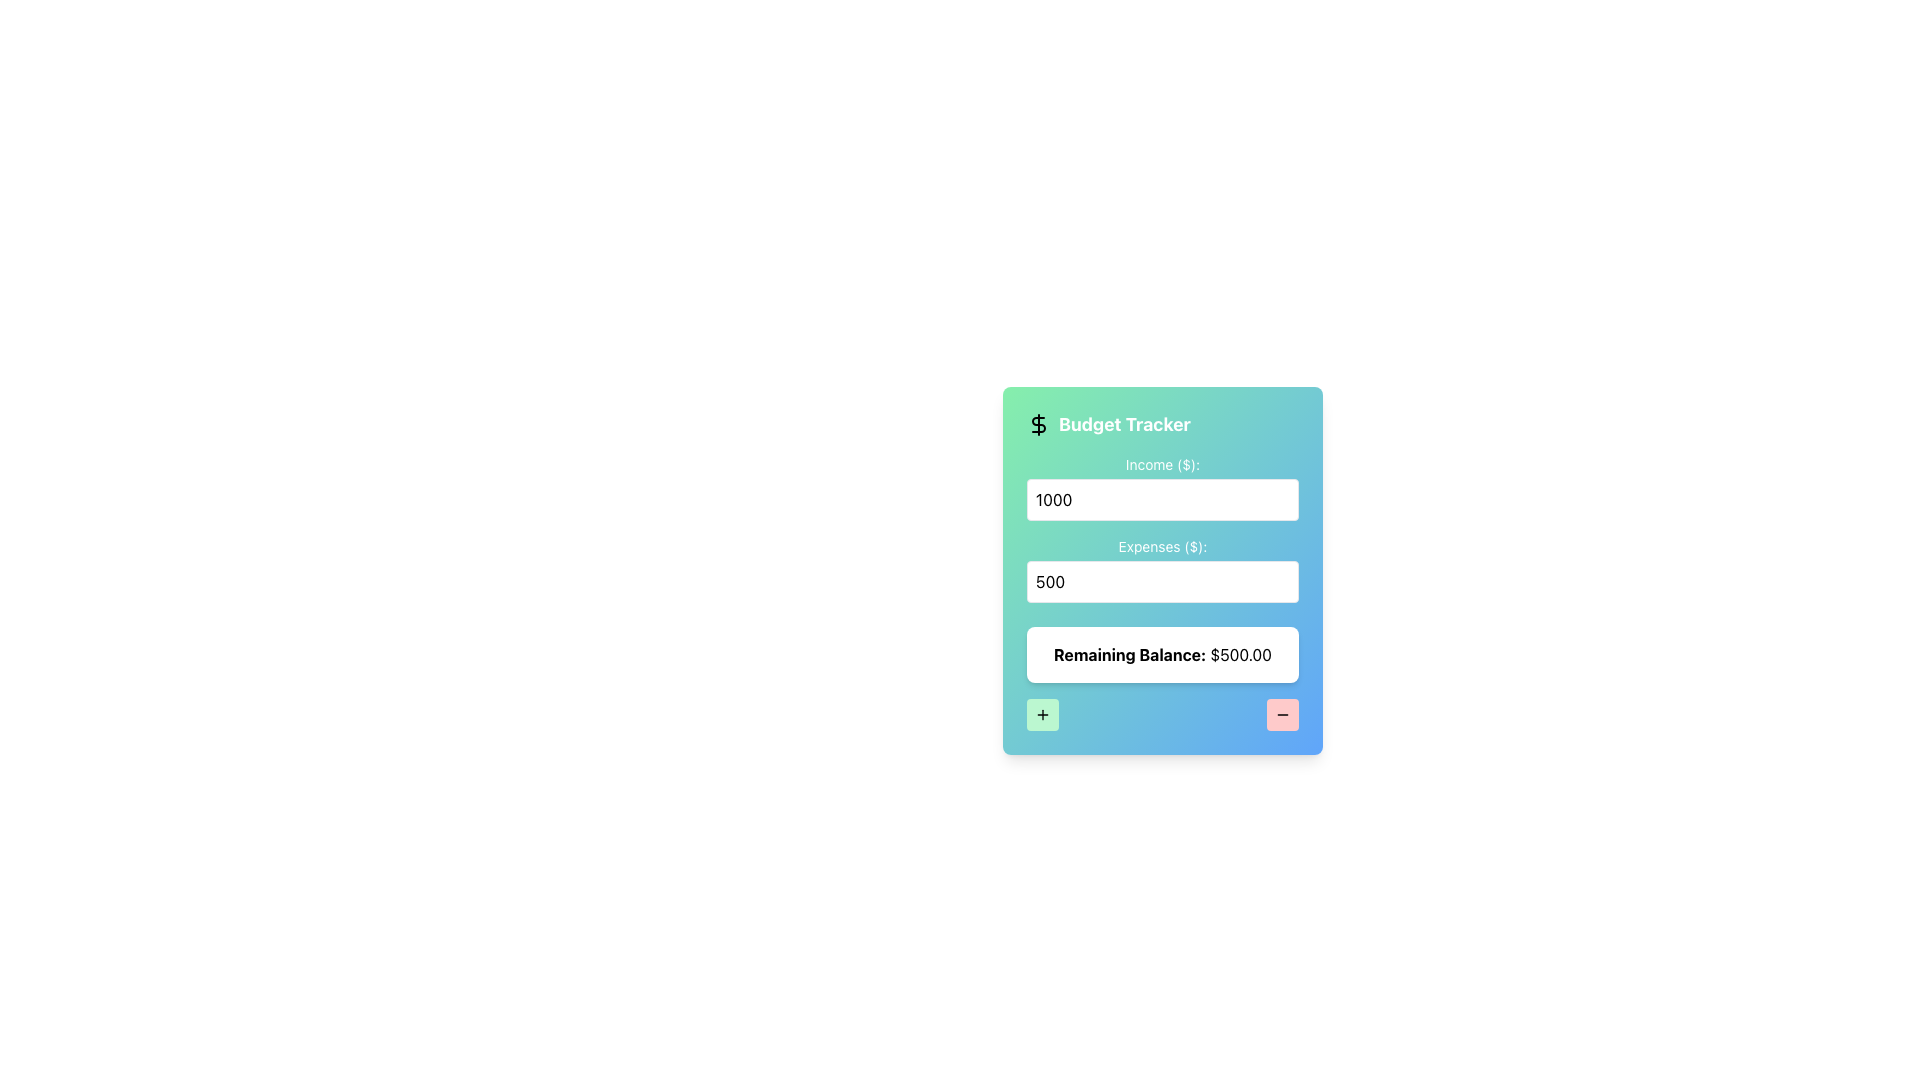 The image size is (1920, 1080). What do you see at coordinates (1130, 655) in the screenshot?
I see `text label displaying 'Remaining Balance:' which is styled with a bold font and is positioned to the left of the balance amount '$500.00'` at bounding box center [1130, 655].